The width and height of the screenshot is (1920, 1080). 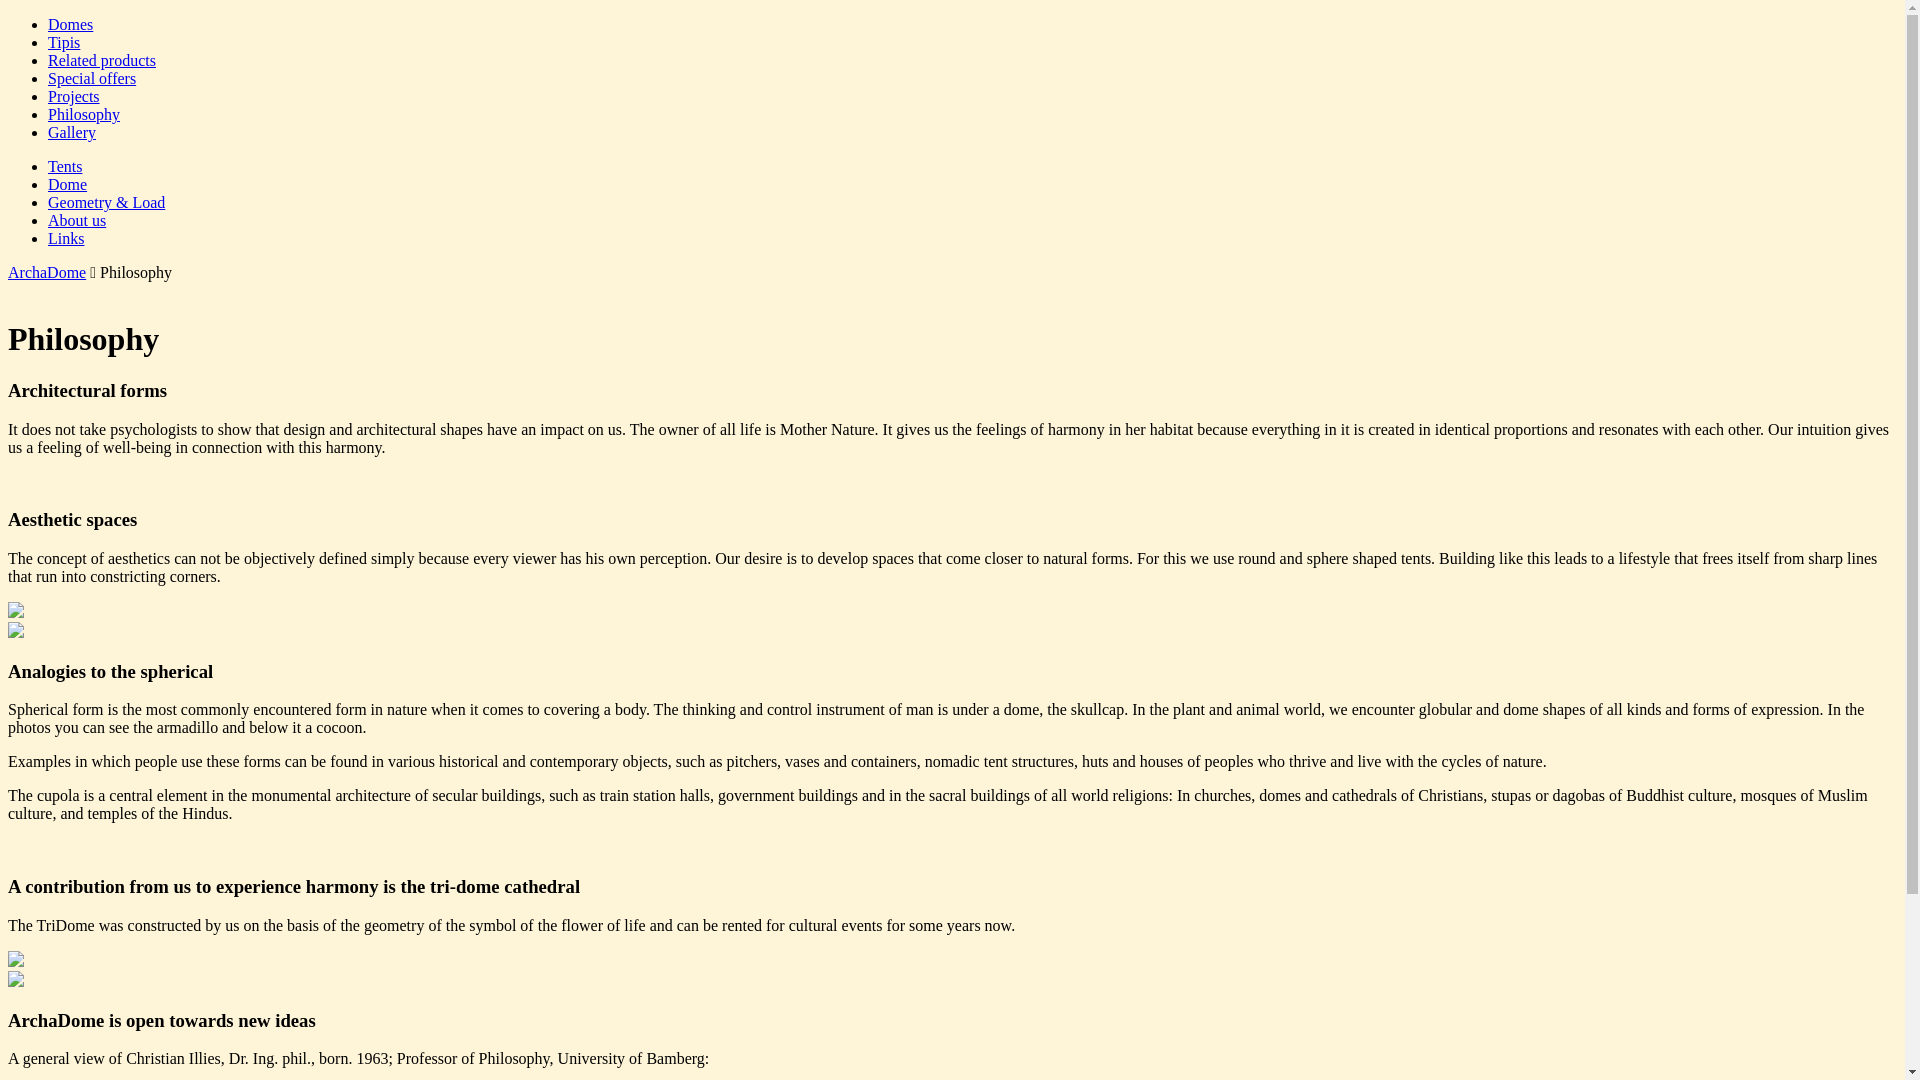 What do you see at coordinates (48, 77) in the screenshot?
I see `'Special offers'` at bounding box center [48, 77].